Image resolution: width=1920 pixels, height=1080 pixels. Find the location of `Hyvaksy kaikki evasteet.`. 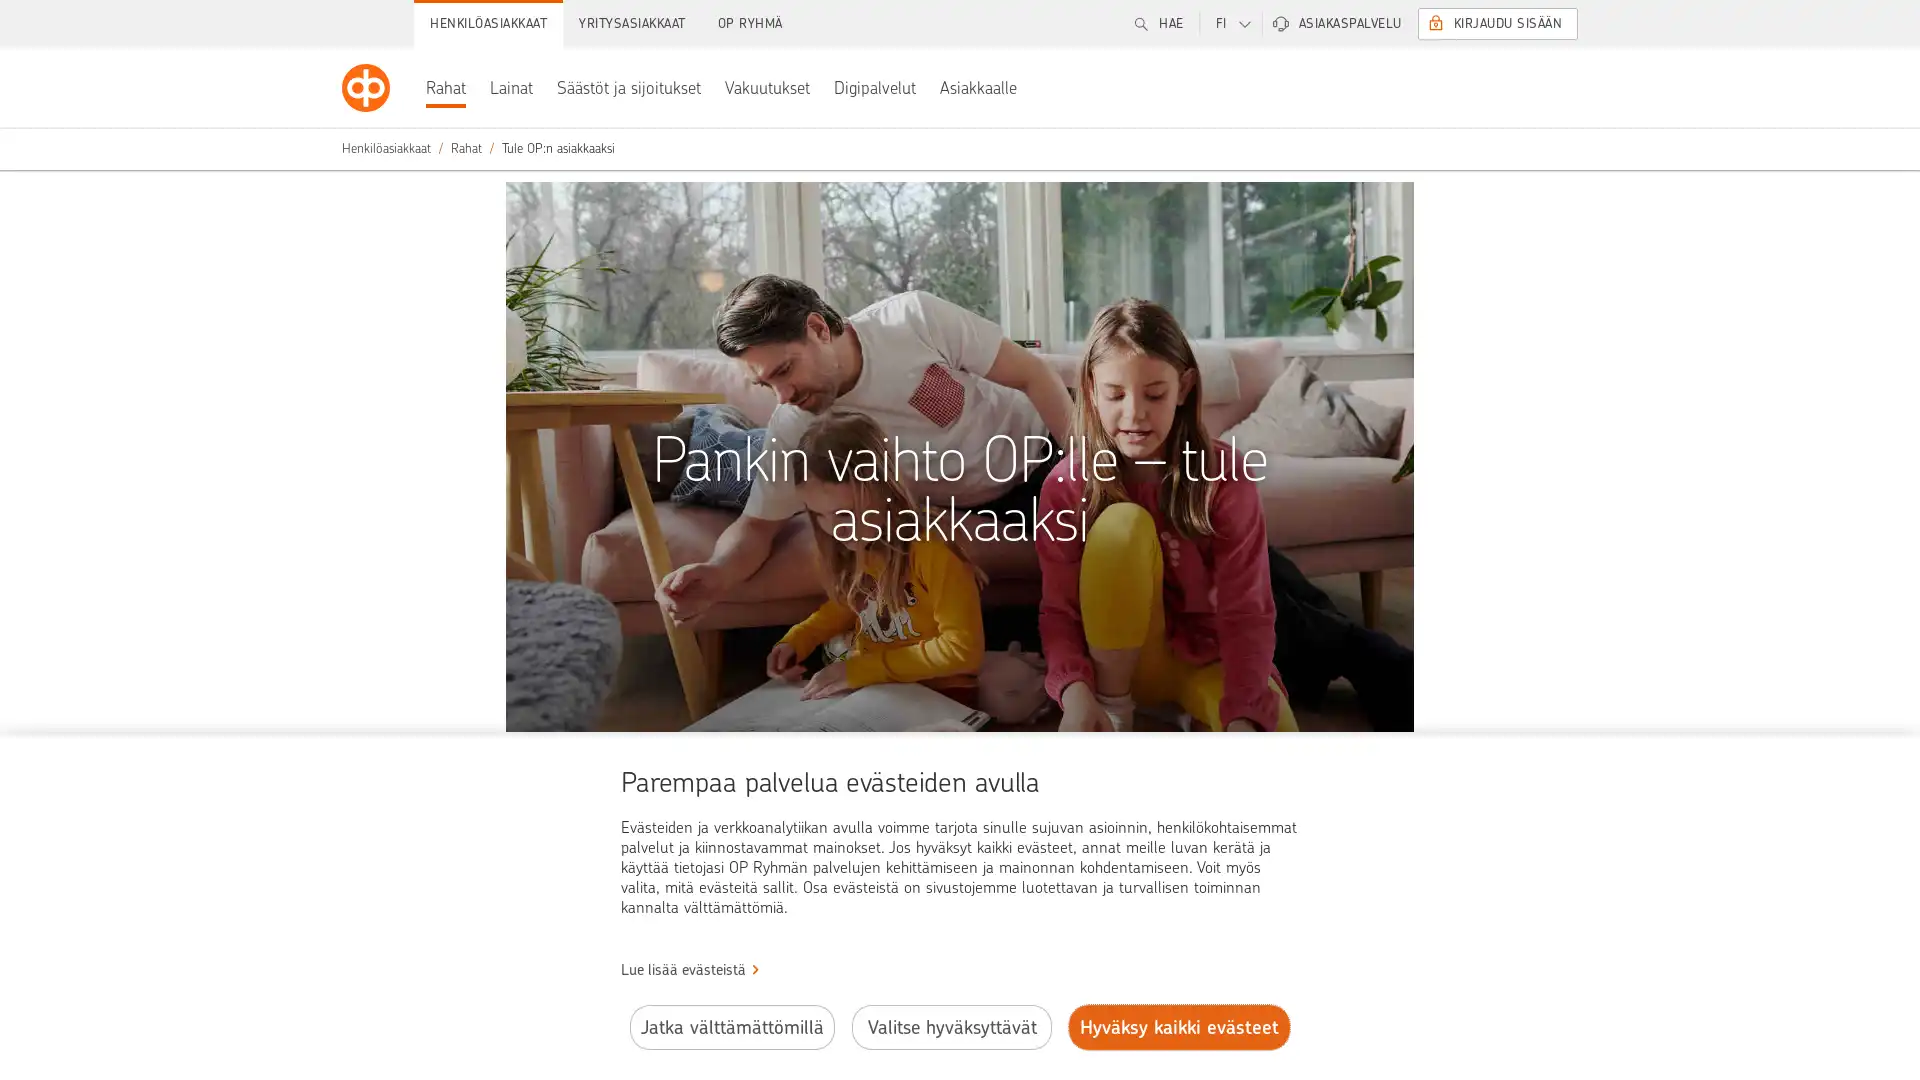

Hyvaksy kaikki evasteet. is located at coordinates (1179, 1027).